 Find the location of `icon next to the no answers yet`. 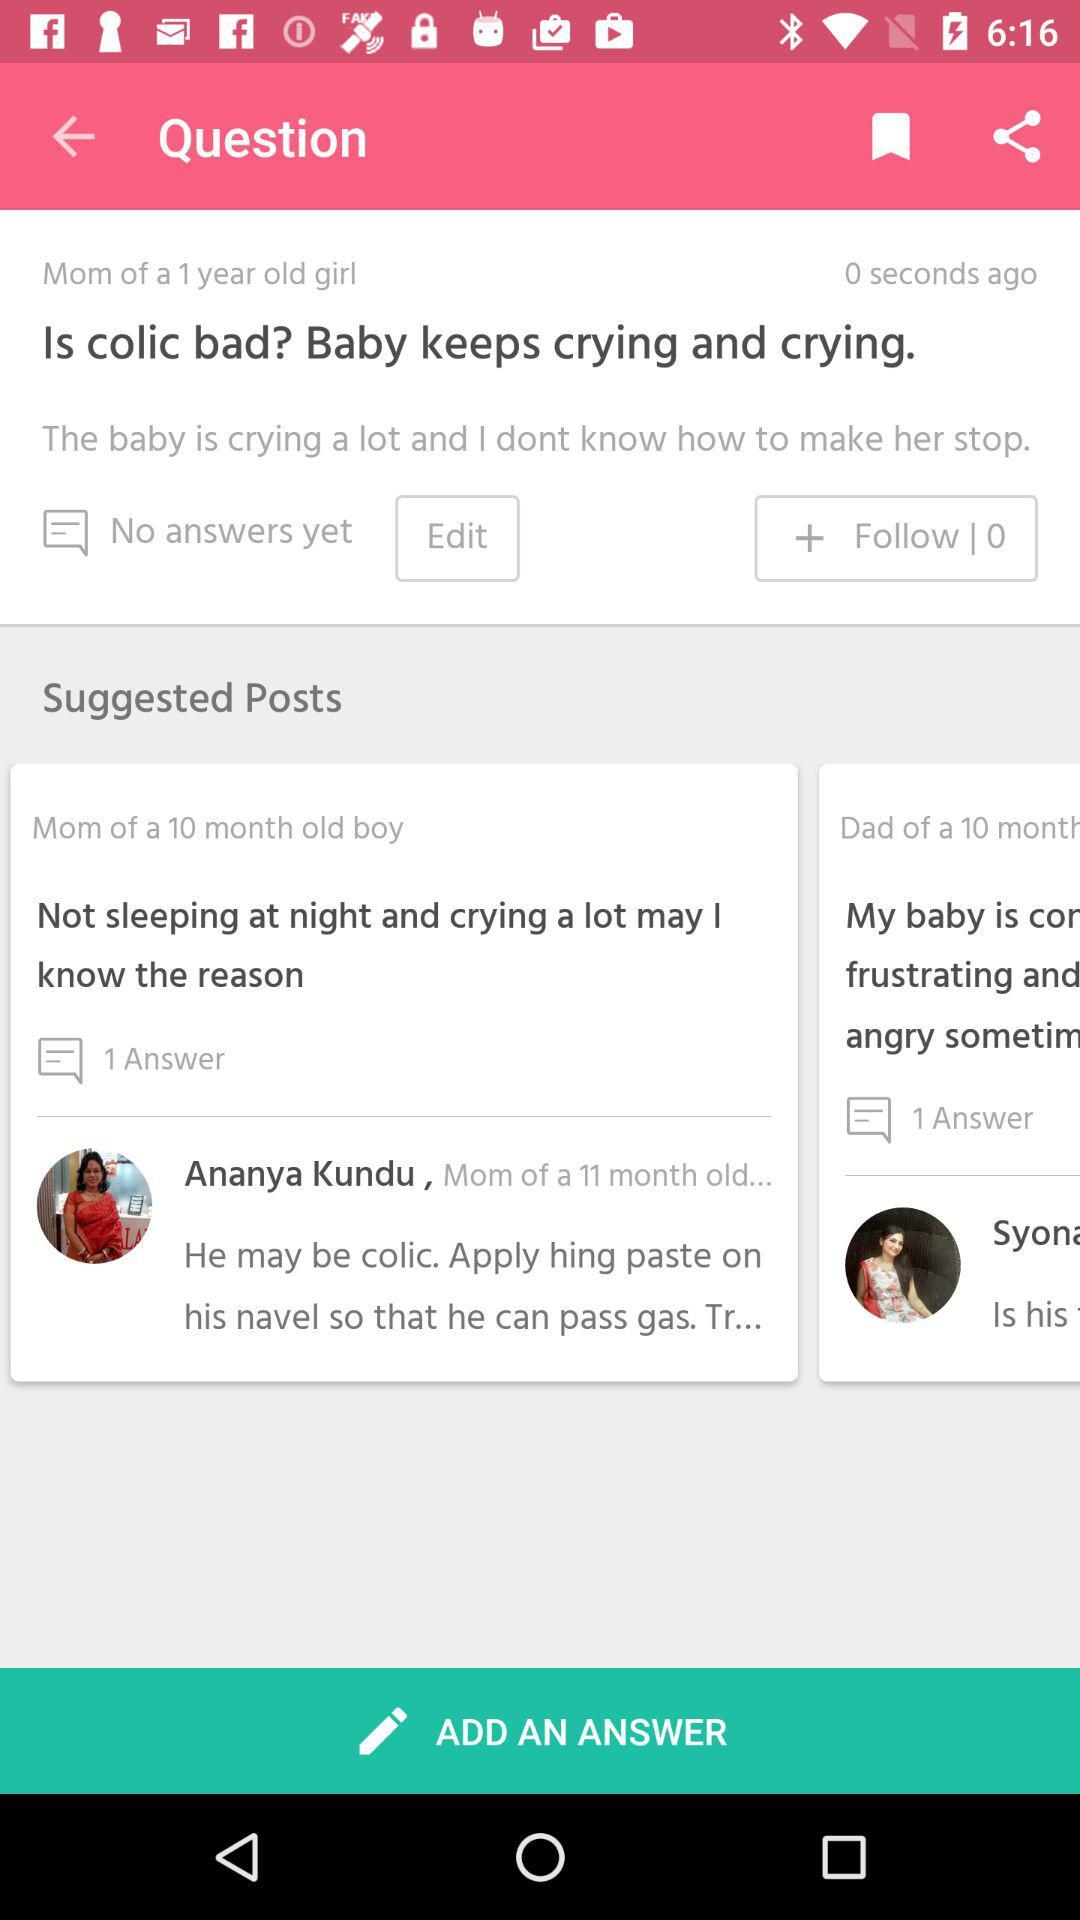

icon next to the no answers yet is located at coordinates (457, 538).